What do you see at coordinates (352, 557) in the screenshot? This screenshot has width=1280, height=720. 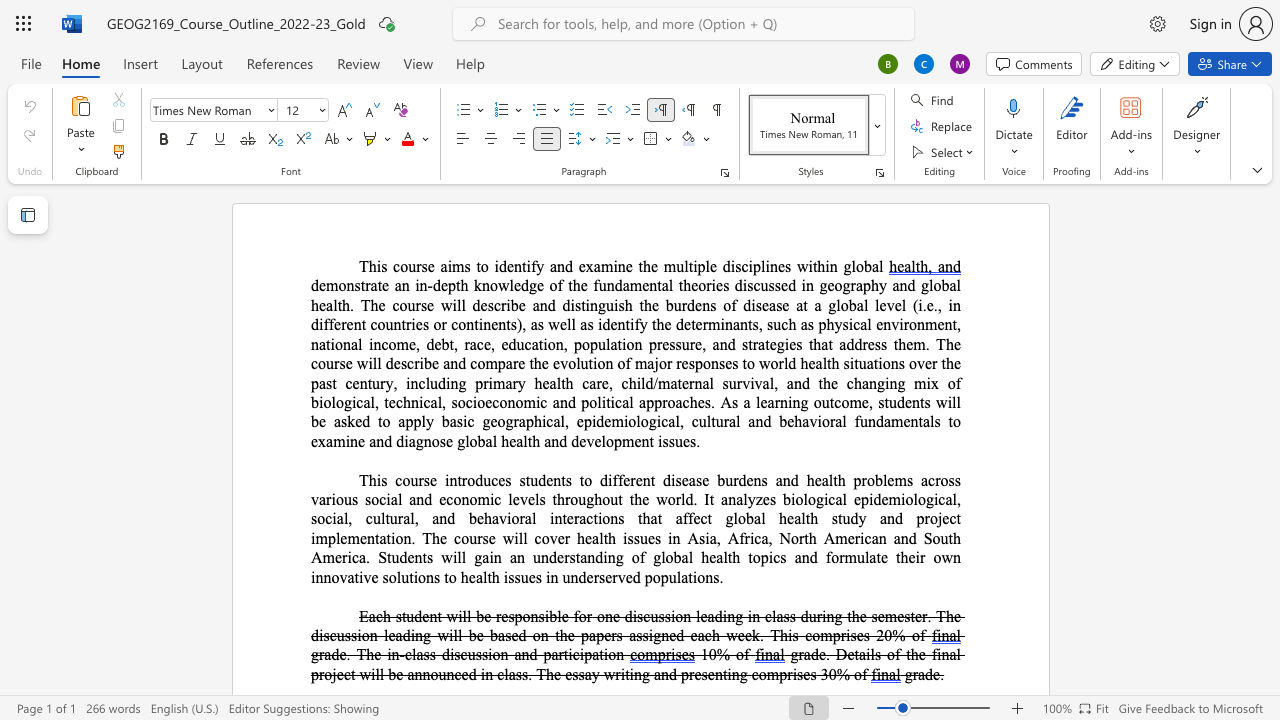 I see `the space between the continuous character "i" and "c" in the text` at bounding box center [352, 557].